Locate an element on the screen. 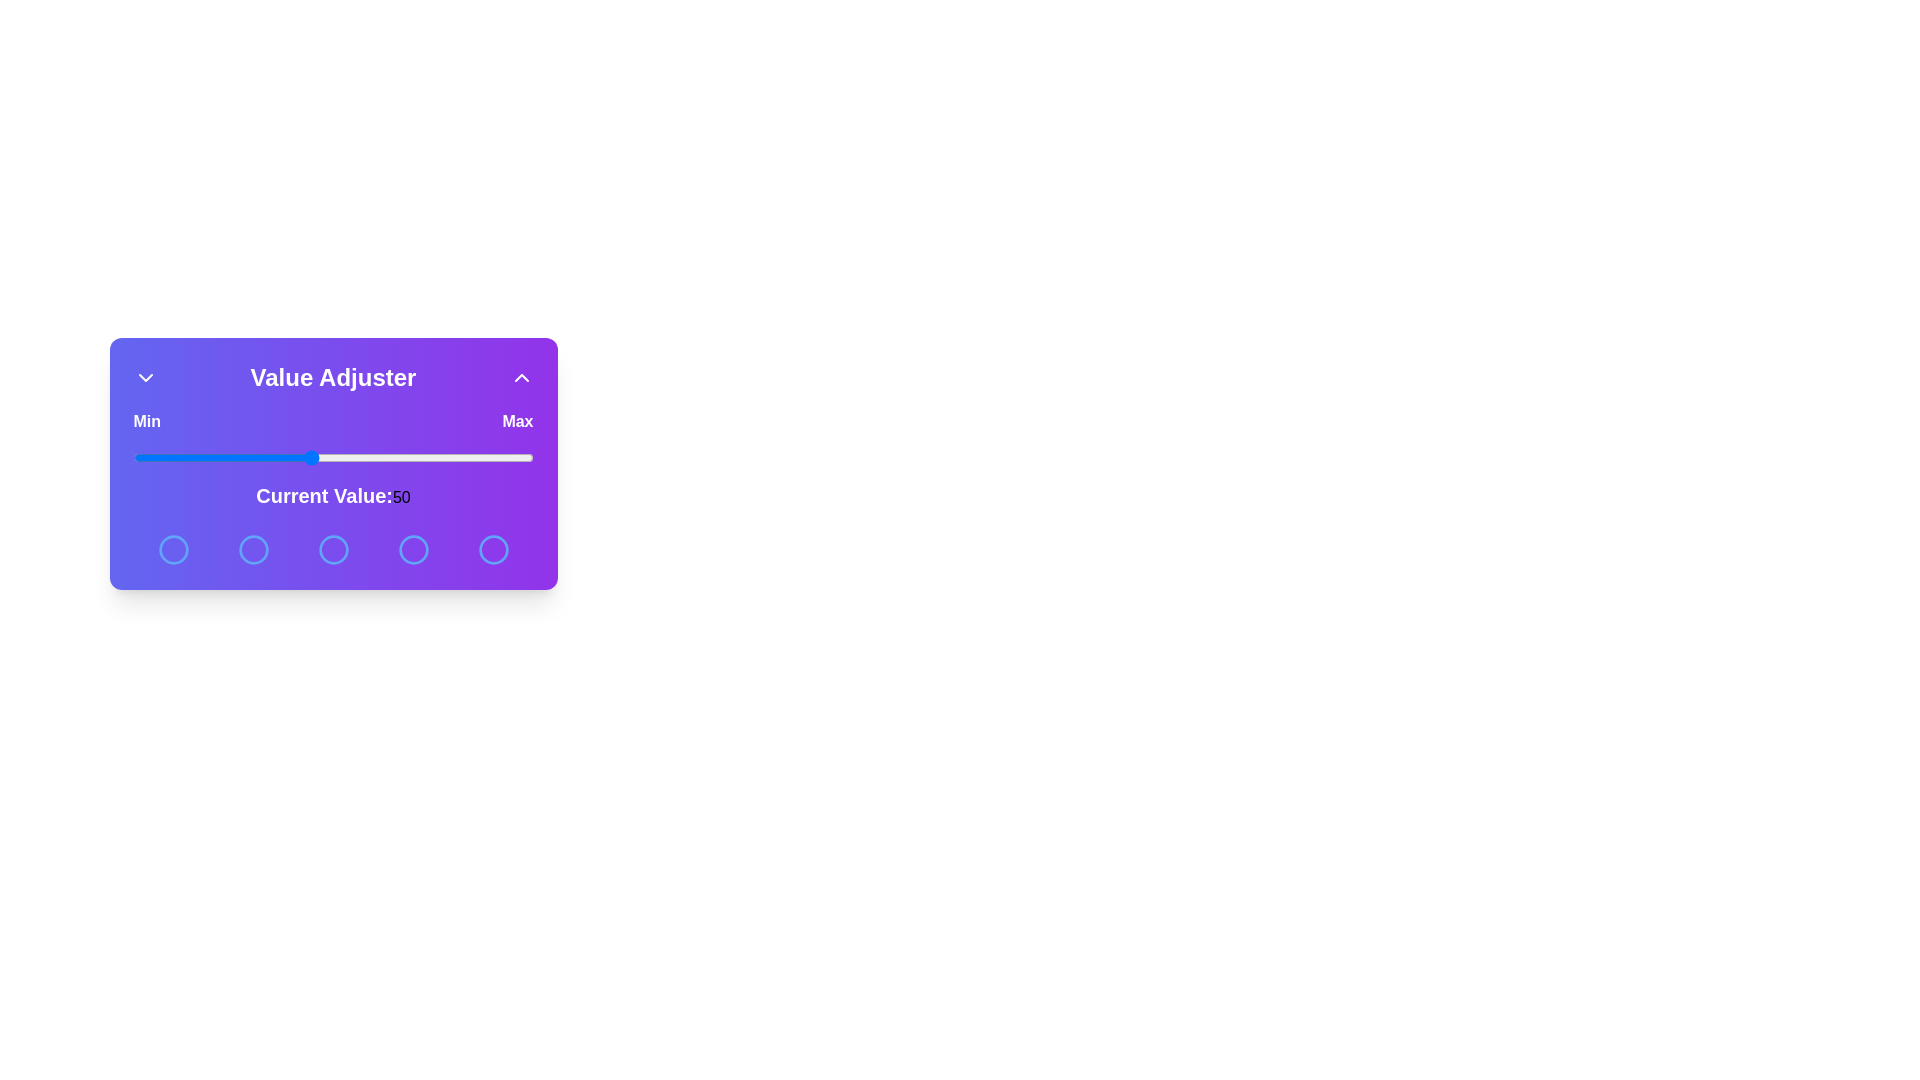 The height and width of the screenshot is (1080, 1920). the slider to set the value to 94 is located at coordinates (506, 458).